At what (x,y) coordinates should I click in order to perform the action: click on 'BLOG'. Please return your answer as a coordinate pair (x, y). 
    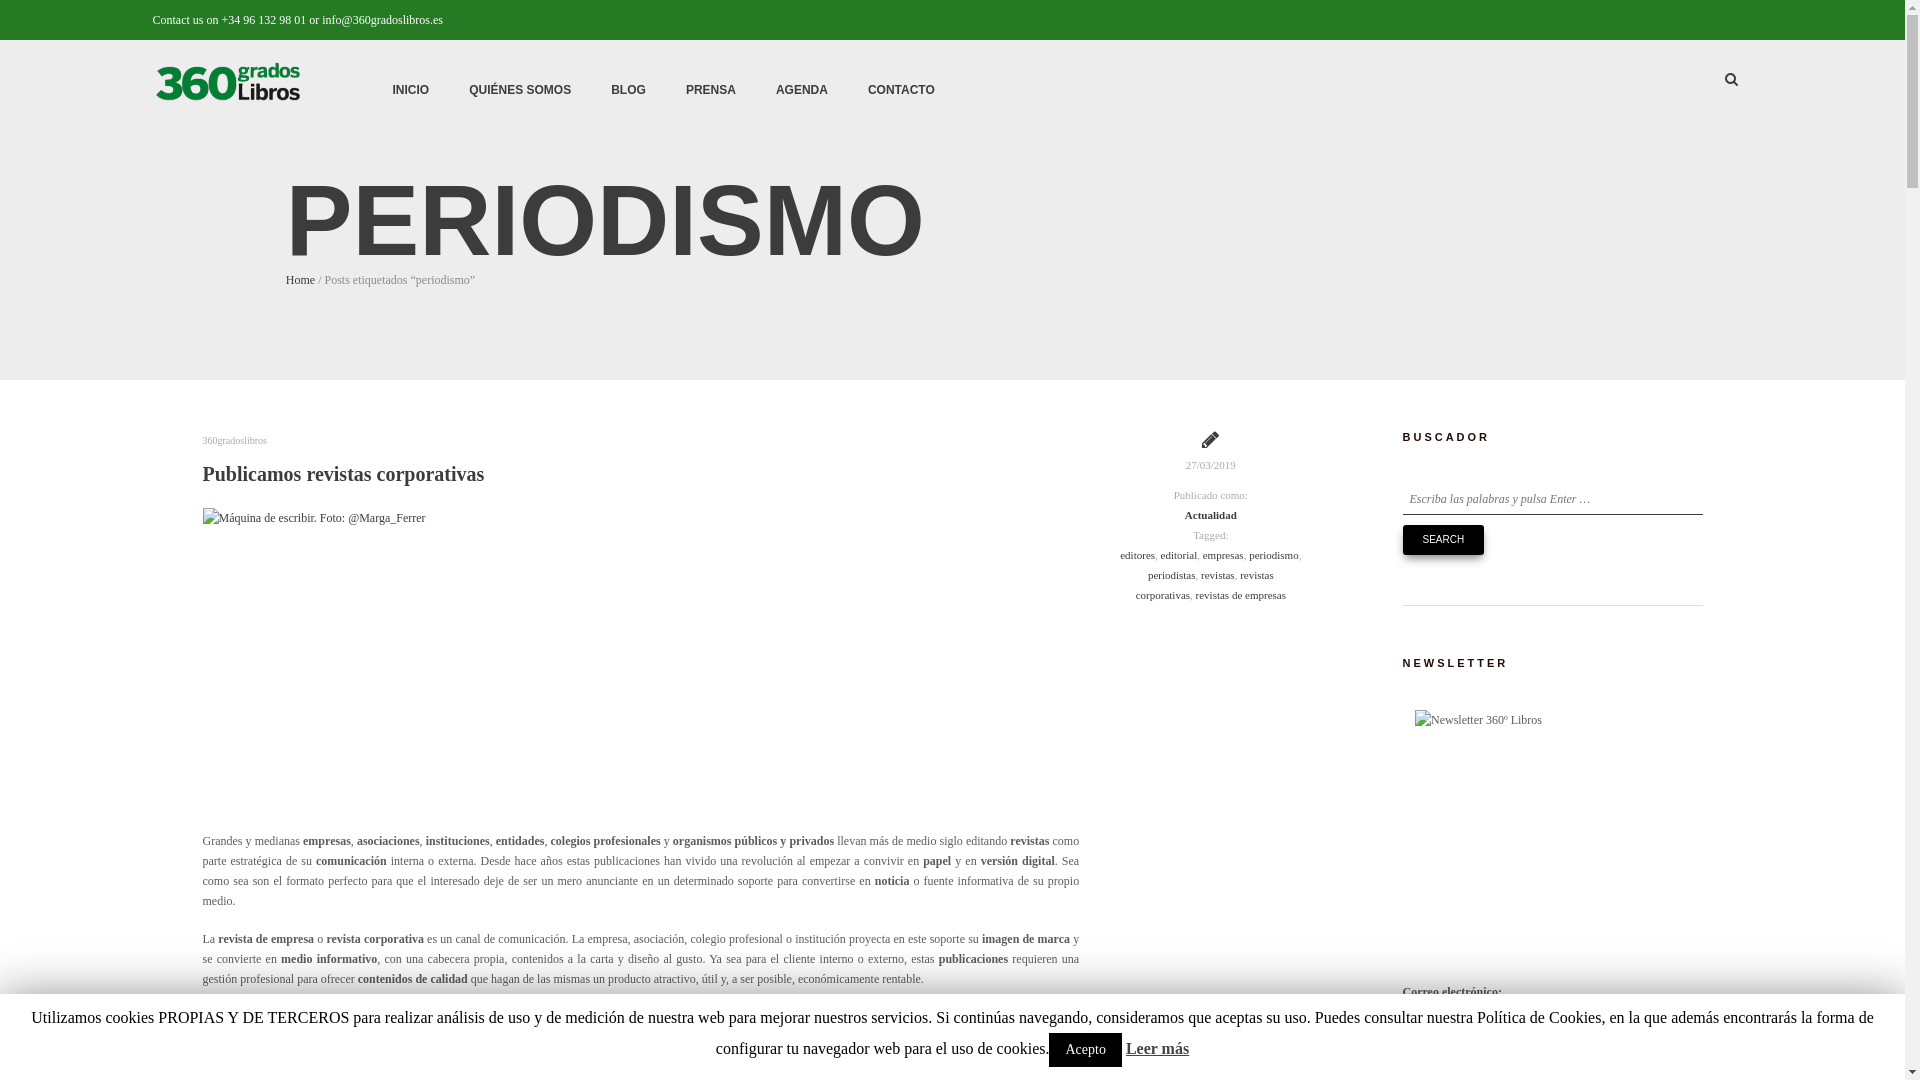
    Looking at the image, I should click on (627, 88).